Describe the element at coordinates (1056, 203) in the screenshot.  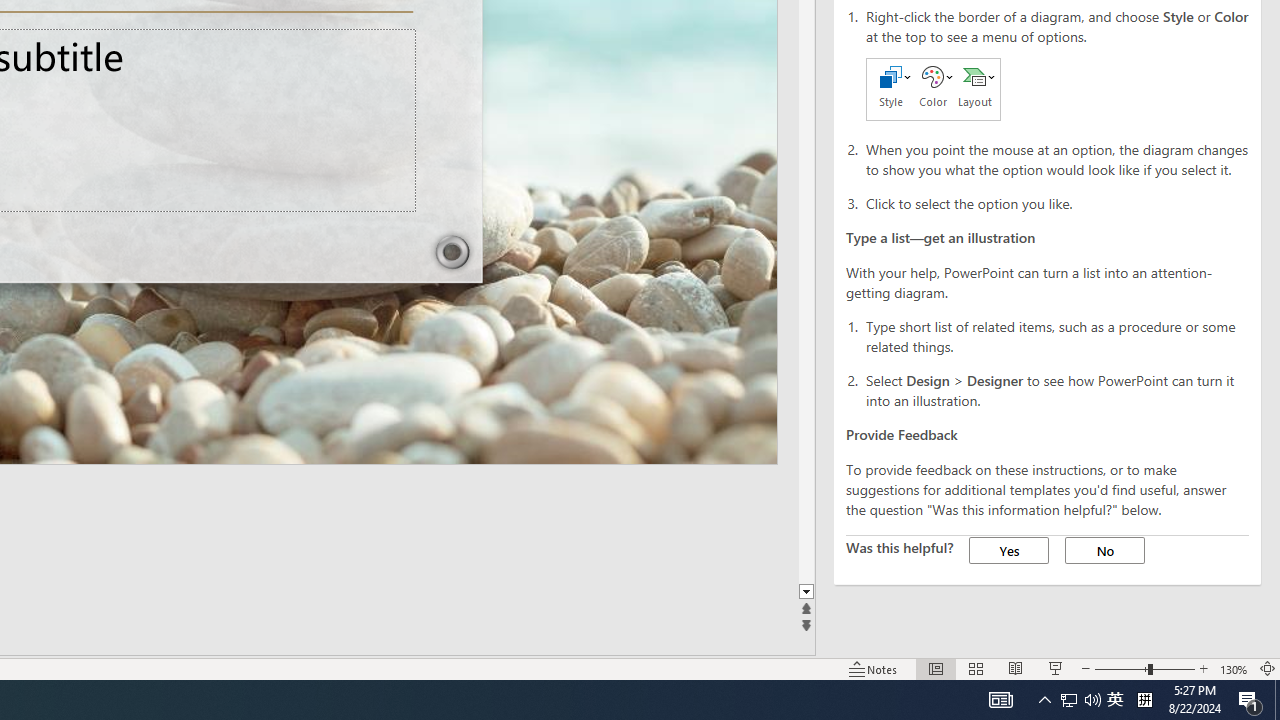
I see `'Click to select the option you like.'` at that location.